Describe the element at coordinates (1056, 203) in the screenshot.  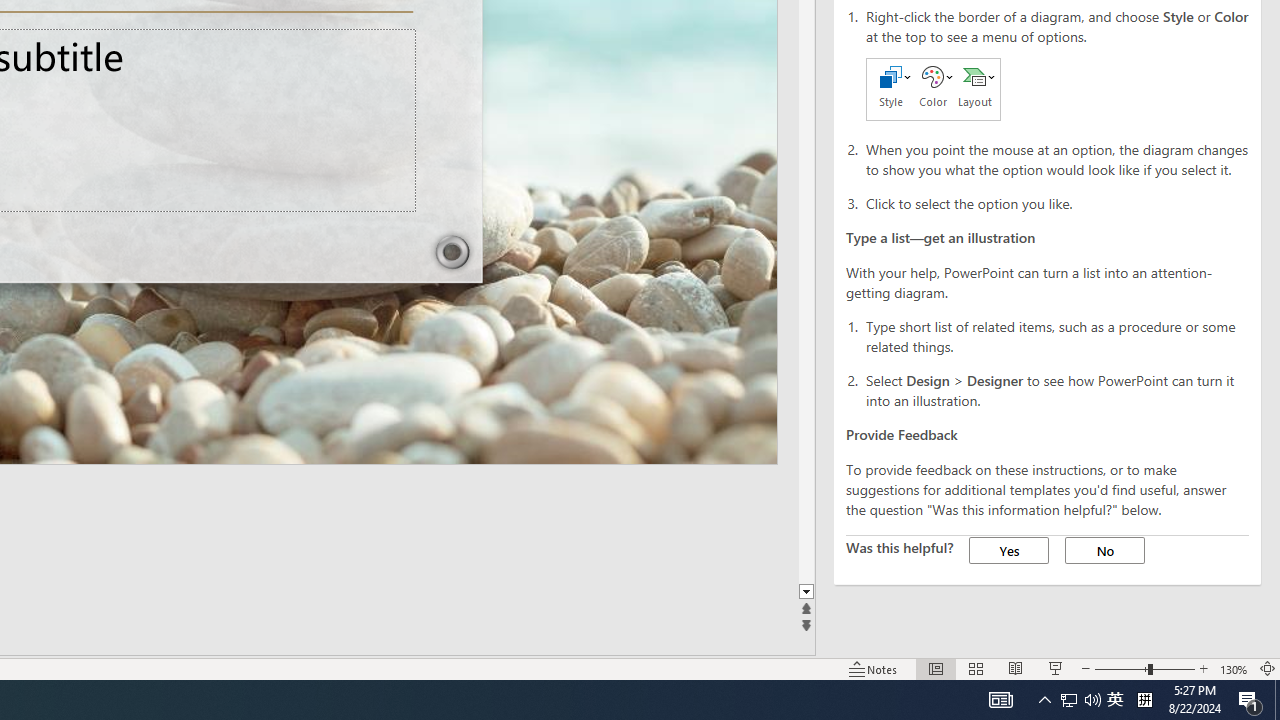
I see `'Click to select the option you like.'` at that location.